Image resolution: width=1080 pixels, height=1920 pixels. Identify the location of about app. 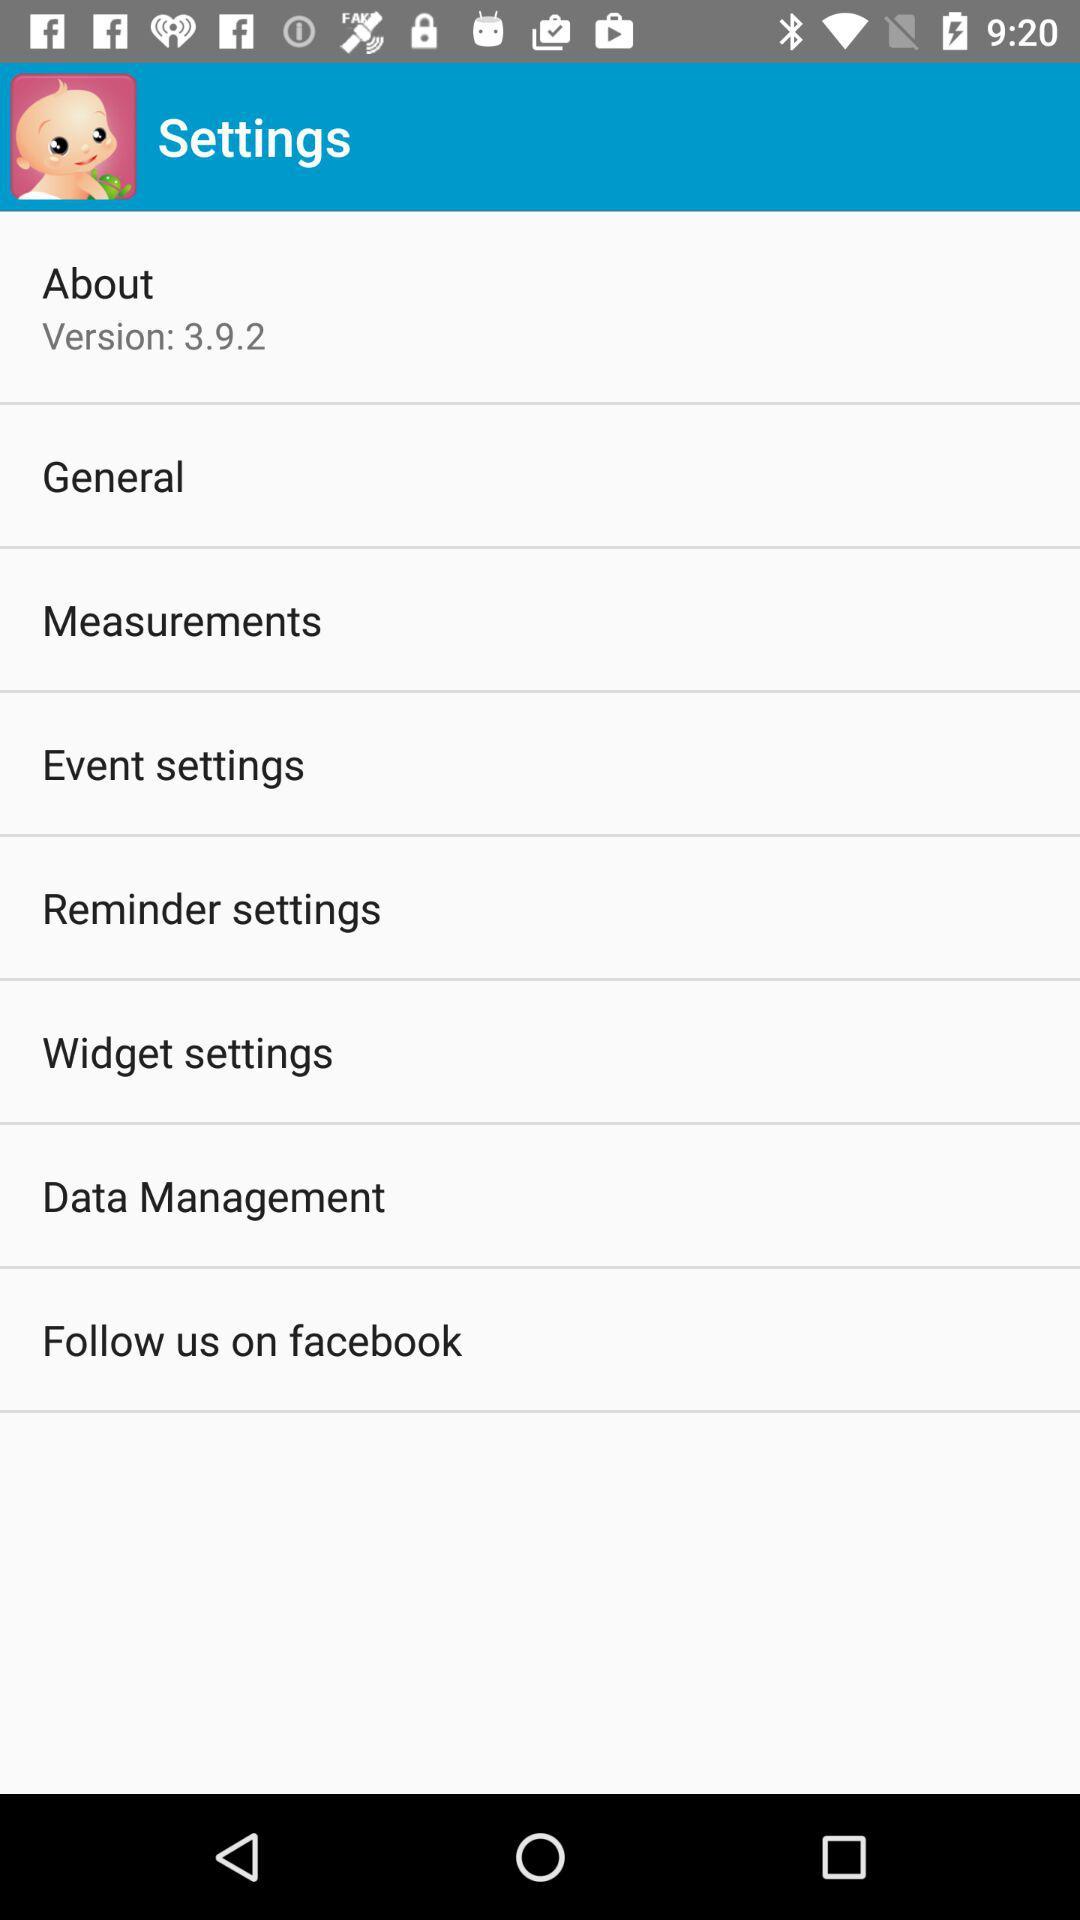
(97, 281).